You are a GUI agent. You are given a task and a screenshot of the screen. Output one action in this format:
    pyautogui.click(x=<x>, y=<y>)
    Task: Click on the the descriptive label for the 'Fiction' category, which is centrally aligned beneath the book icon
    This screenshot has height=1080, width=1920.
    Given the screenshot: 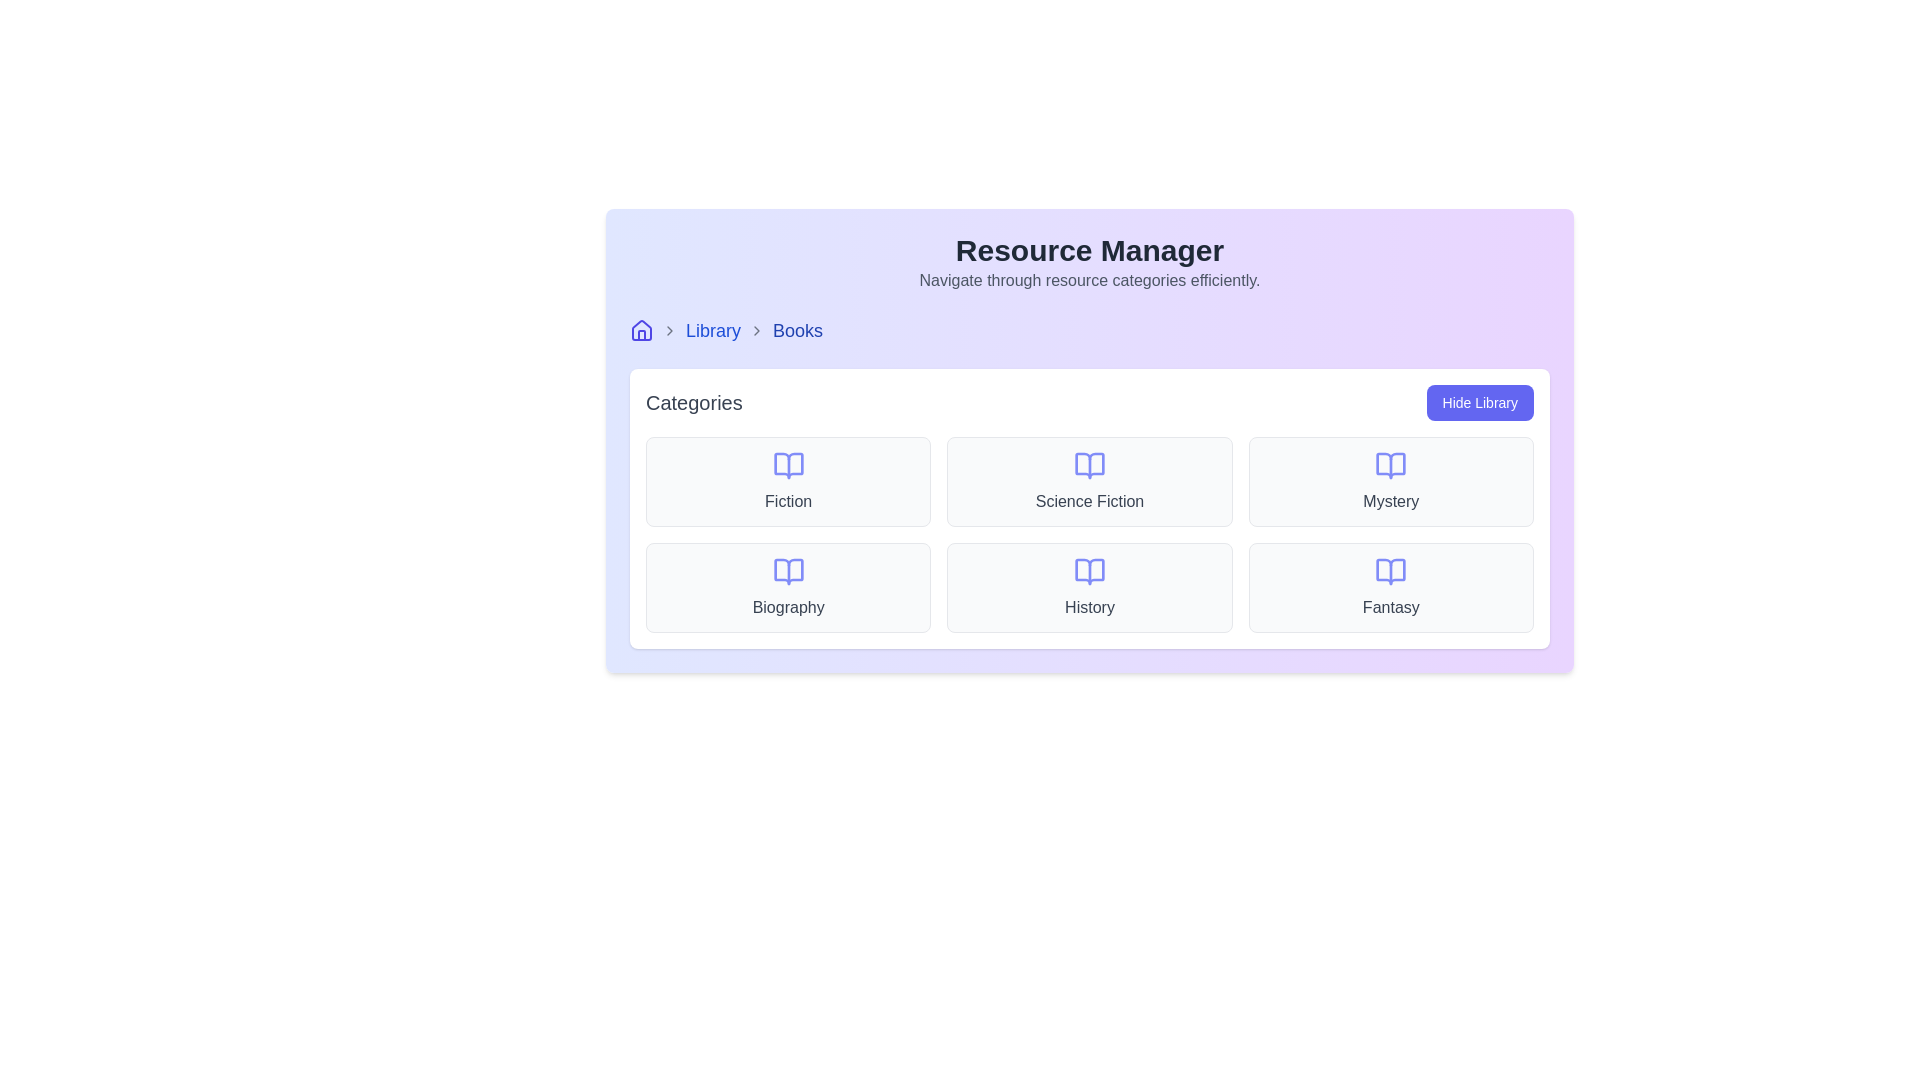 What is the action you would take?
    pyautogui.click(x=787, y=500)
    